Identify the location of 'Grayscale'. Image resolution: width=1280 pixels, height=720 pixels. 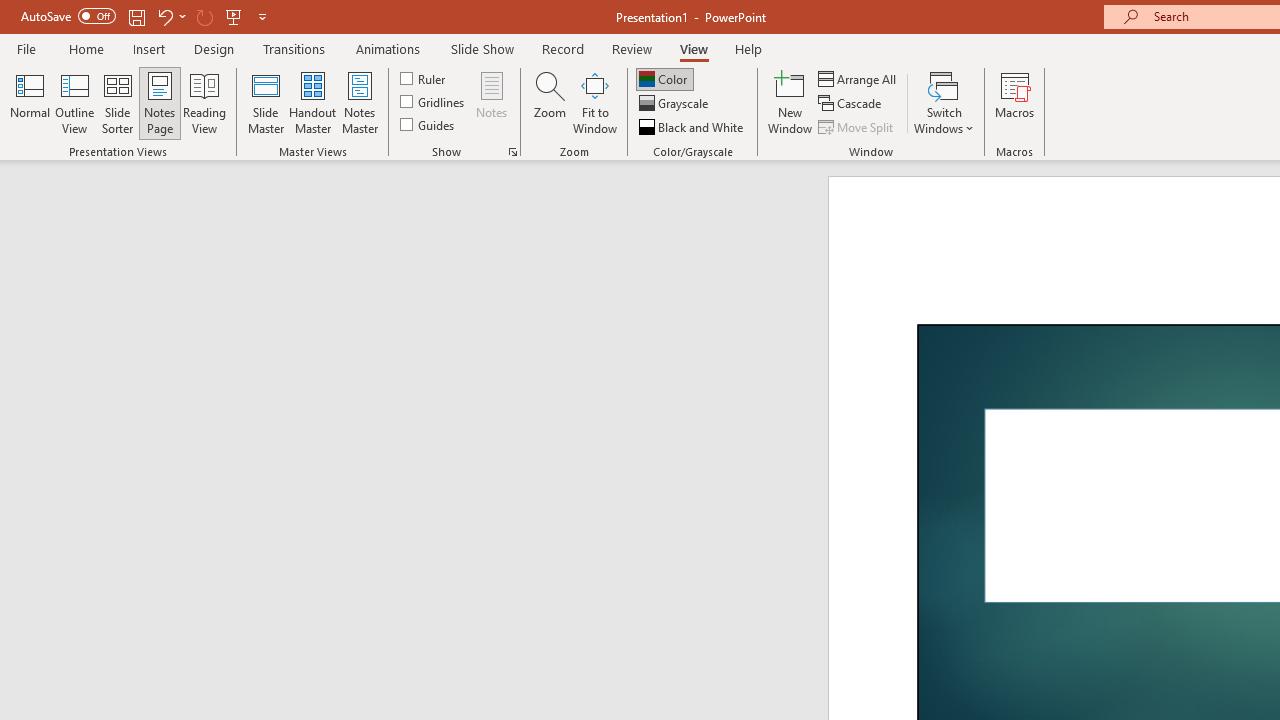
(675, 103).